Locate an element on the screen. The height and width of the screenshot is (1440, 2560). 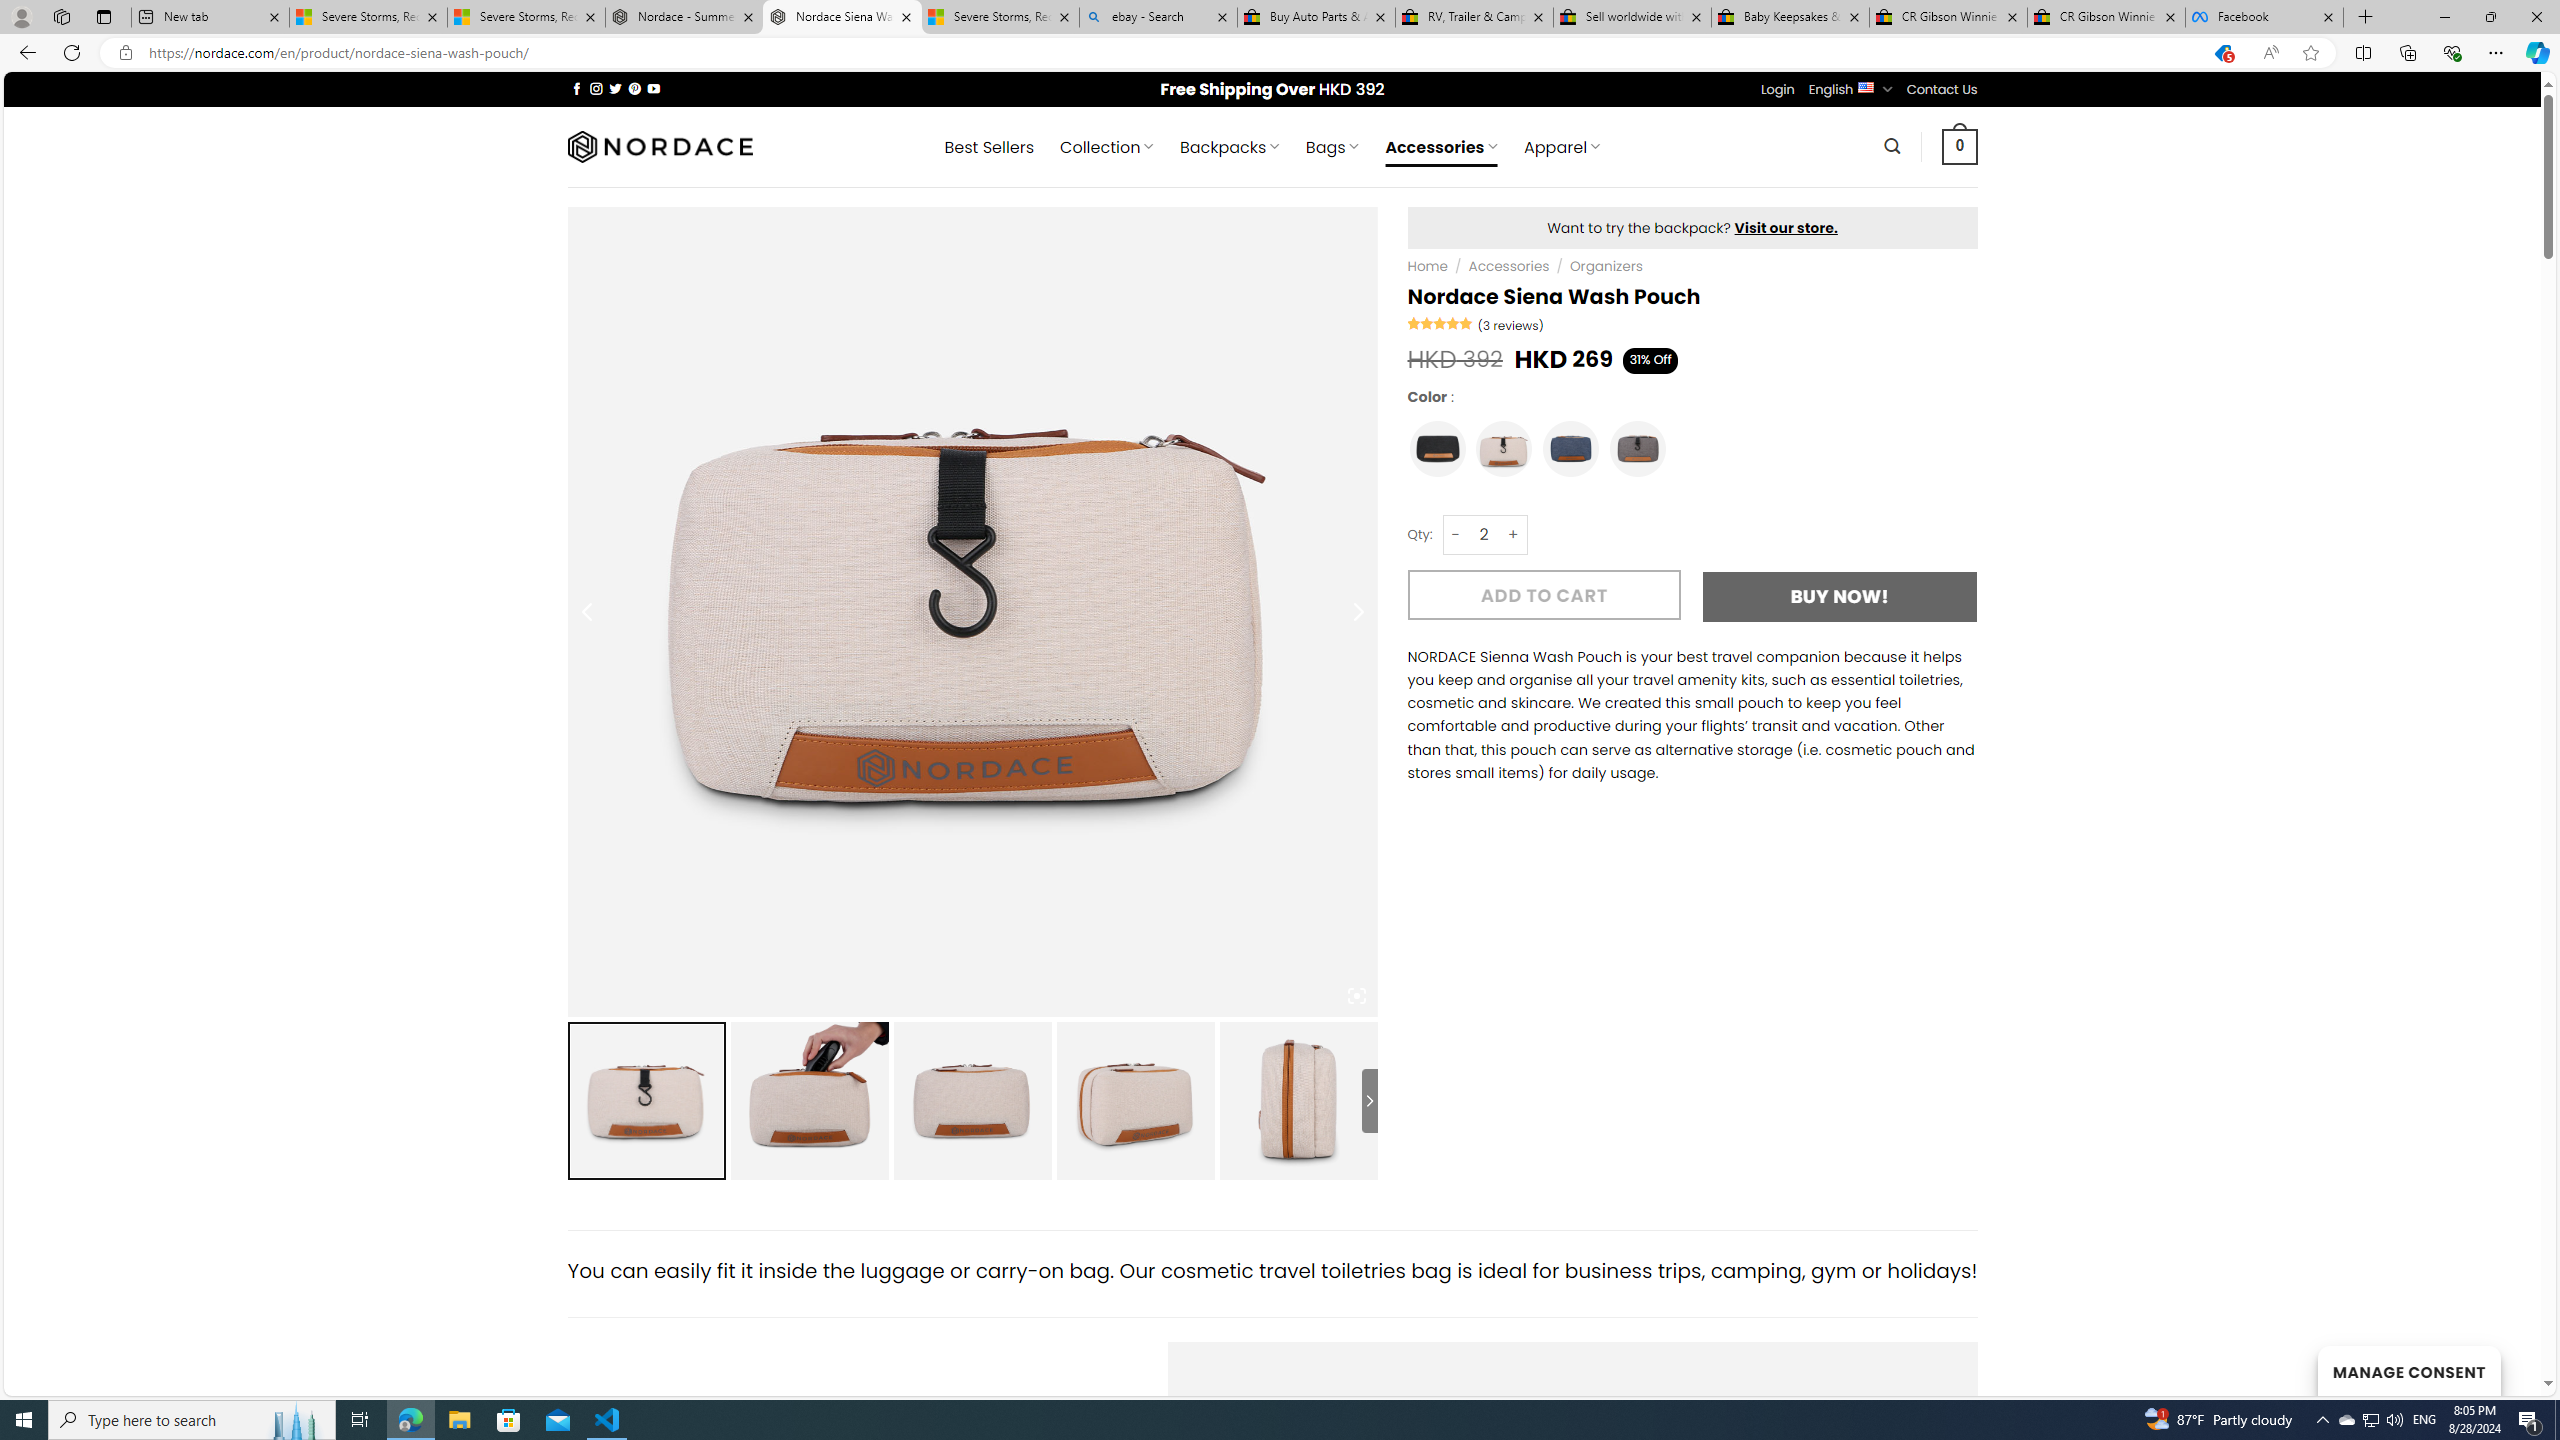
'Contact Us' is located at coordinates (1943, 88).